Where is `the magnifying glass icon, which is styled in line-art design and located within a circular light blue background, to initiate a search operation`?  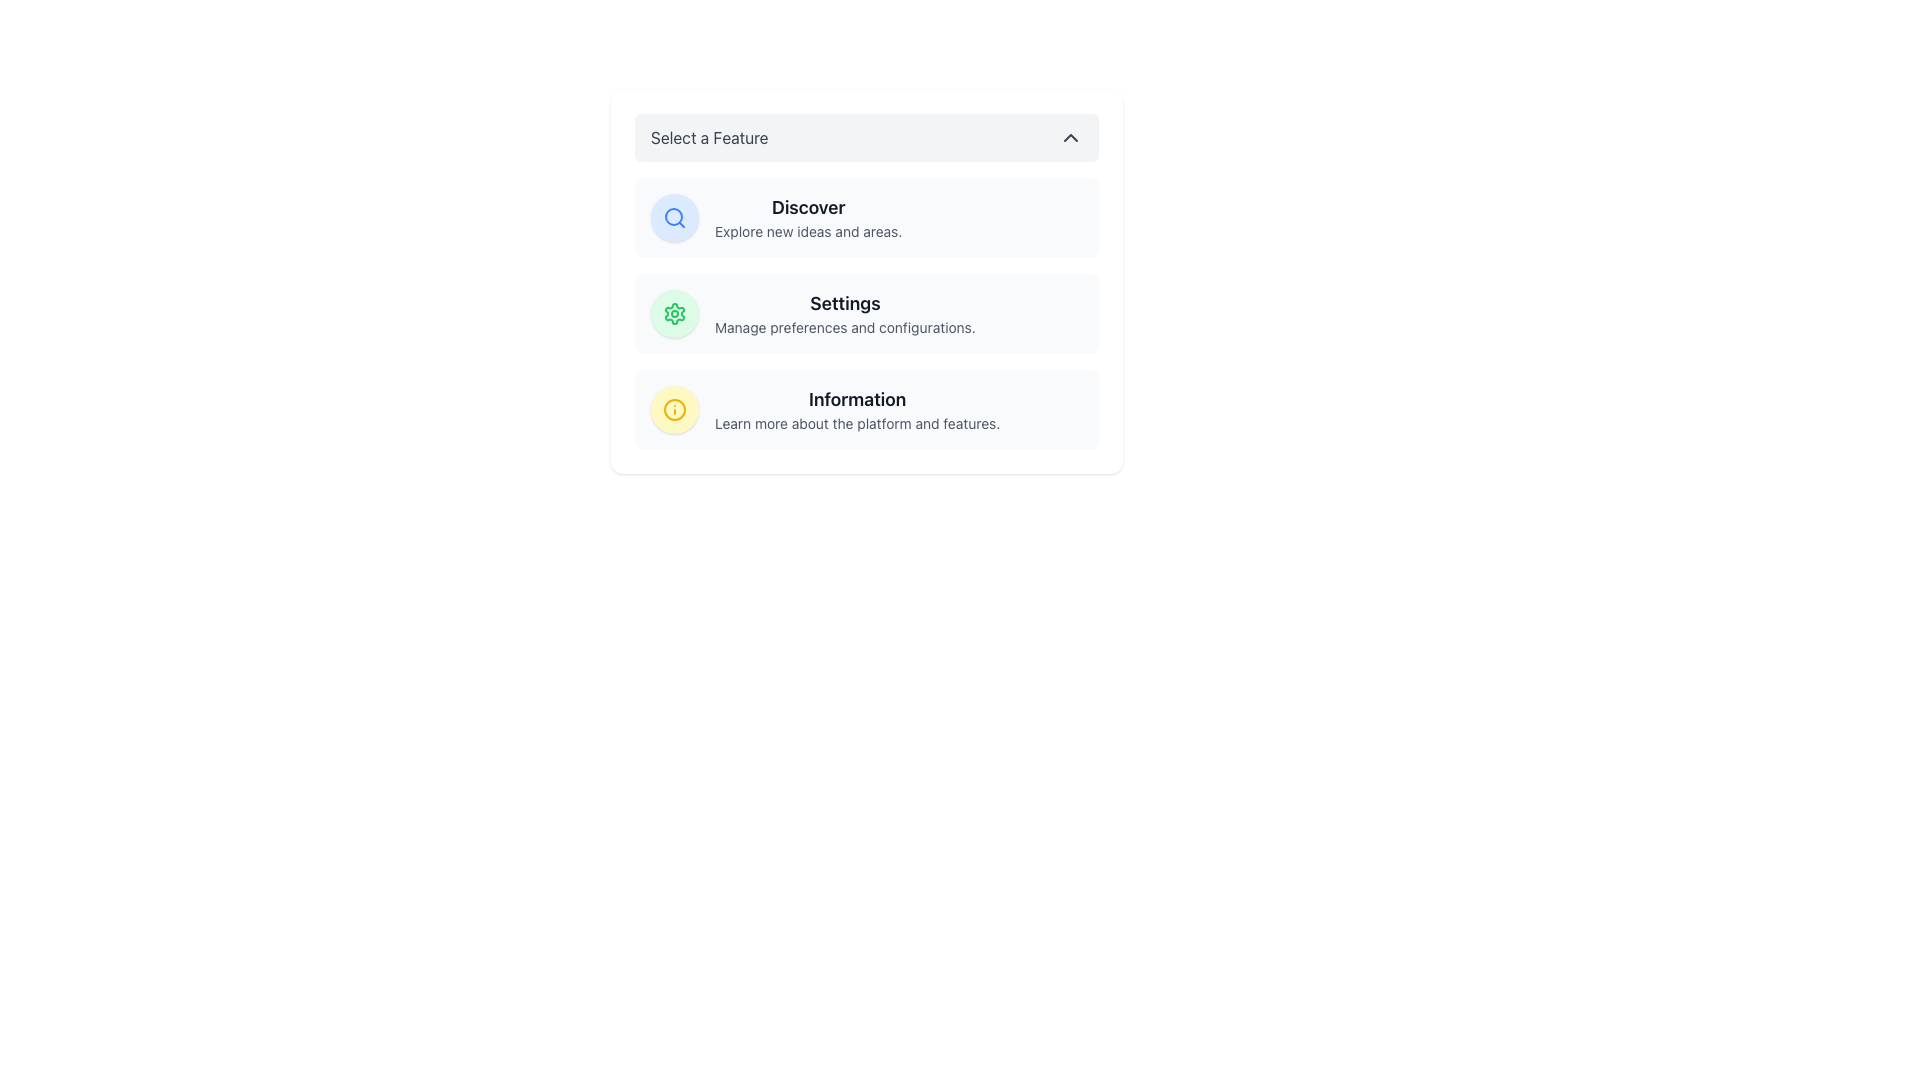 the magnifying glass icon, which is styled in line-art design and located within a circular light blue background, to initiate a search operation is located at coordinates (675, 218).